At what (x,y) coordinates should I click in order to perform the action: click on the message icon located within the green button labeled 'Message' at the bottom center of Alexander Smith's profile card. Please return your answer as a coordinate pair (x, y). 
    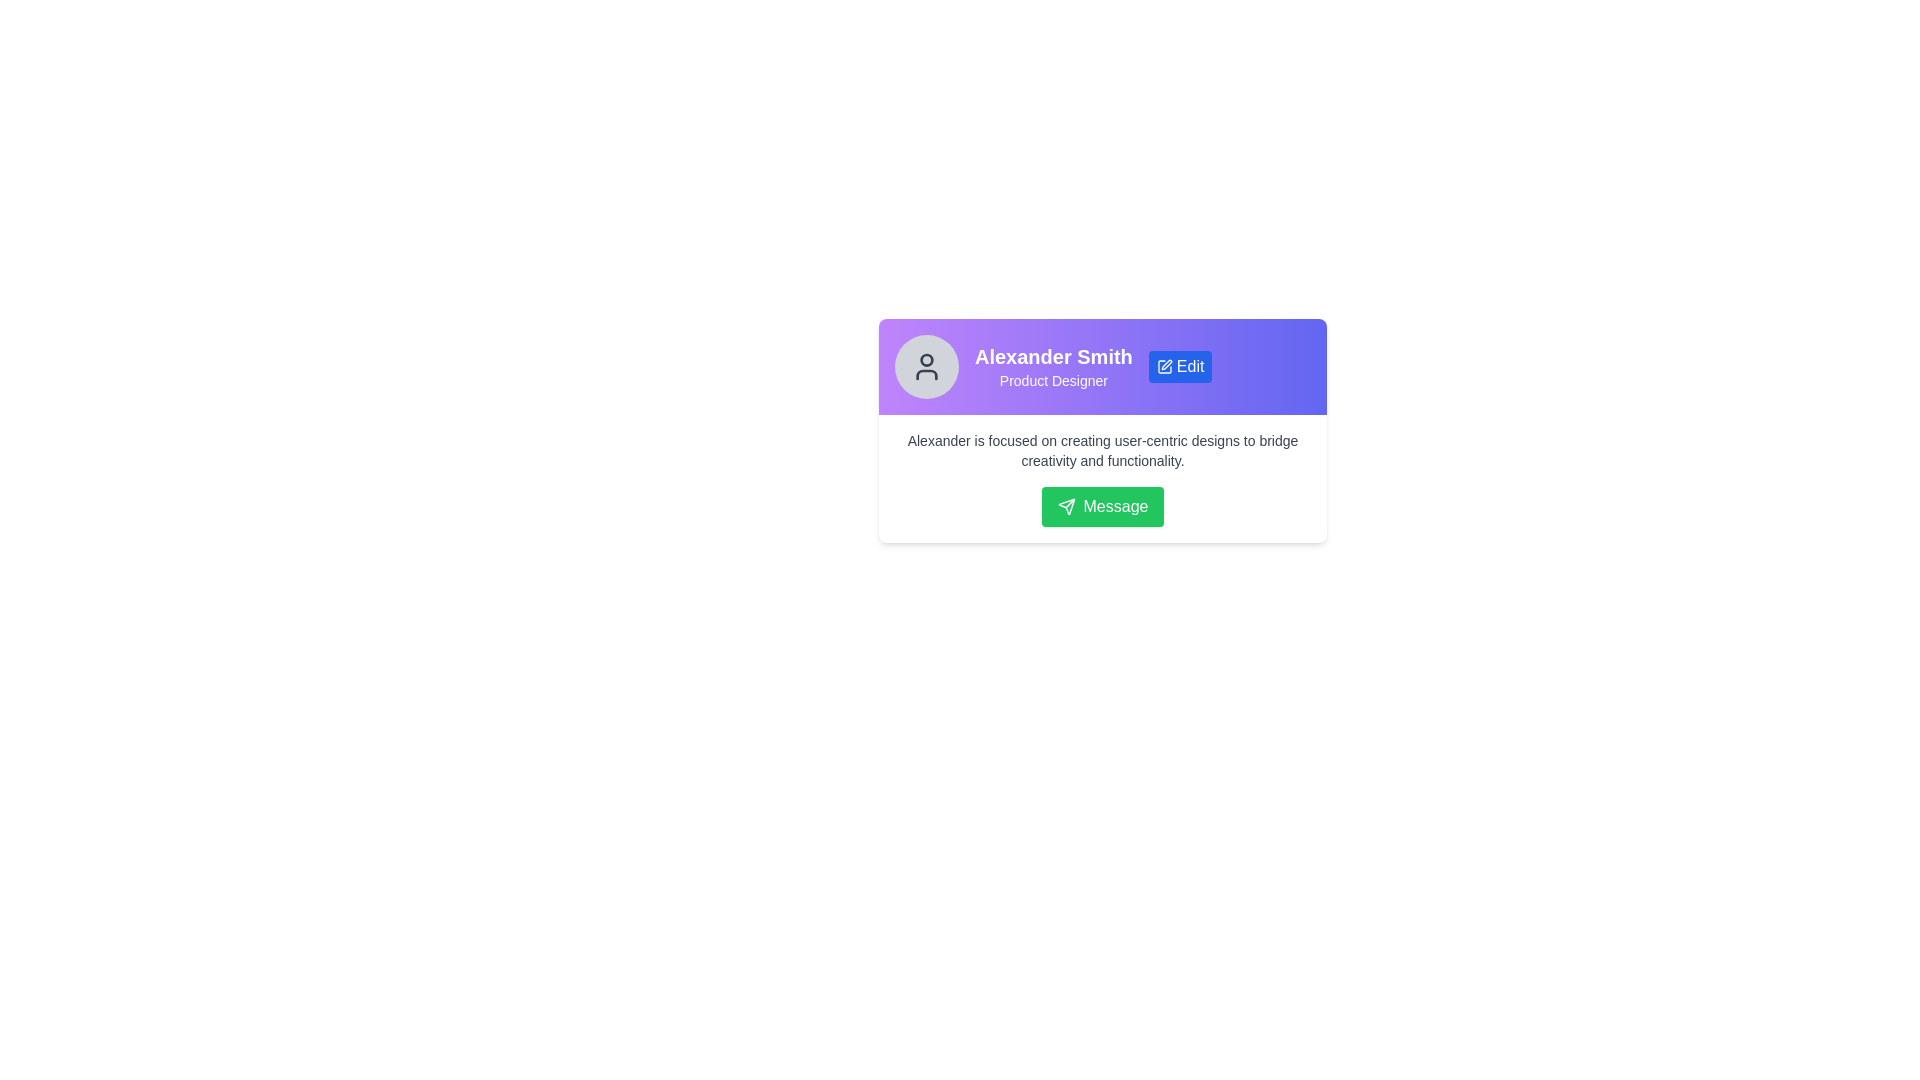
    Looking at the image, I should click on (1065, 505).